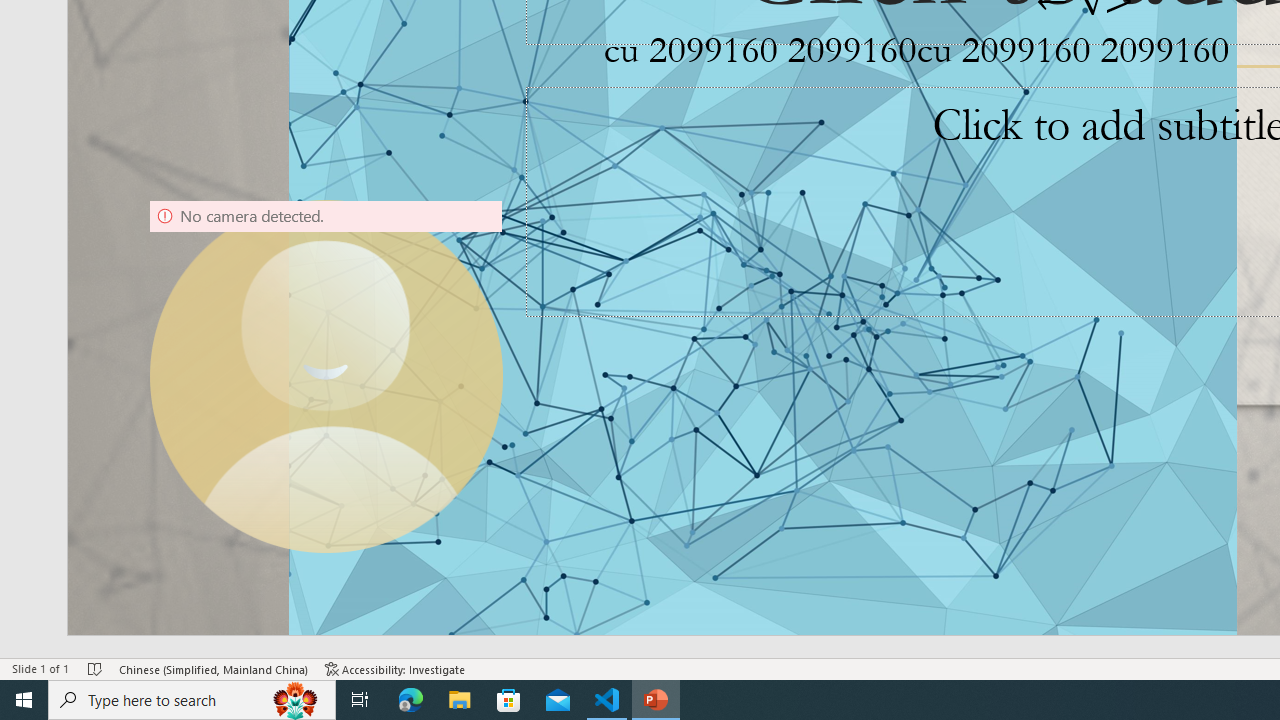 This screenshot has height=720, width=1280. What do you see at coordinates (95, 669) in the screenshot?
I see `'Spell Check No Errors'` at bounding box center [95, 669].